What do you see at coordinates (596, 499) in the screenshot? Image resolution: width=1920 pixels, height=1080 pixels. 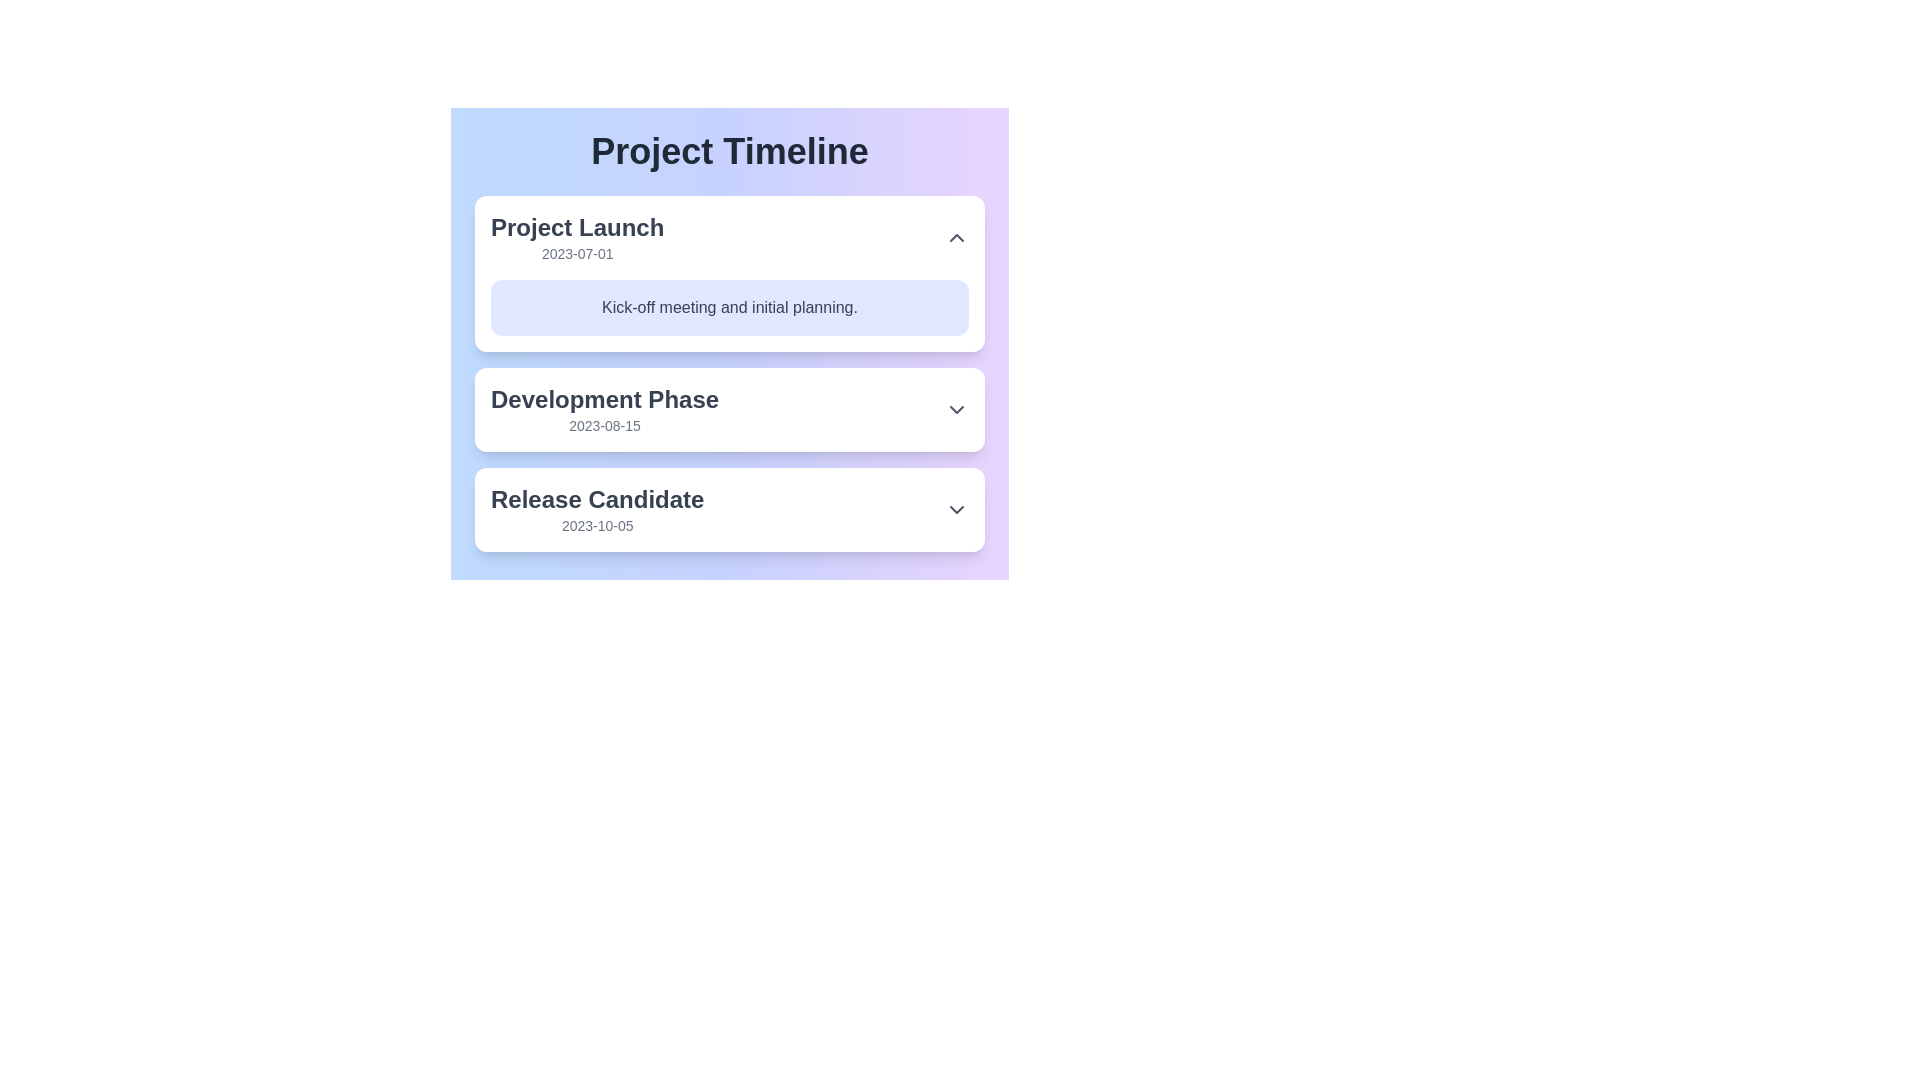 I see `the 'Release Candidate' text label, which is a large, bold, dark gray font element located in the lower section of the 'Project Timeline' list, positioned above the date '2023-10-05'` at bounding box center [596, 499].